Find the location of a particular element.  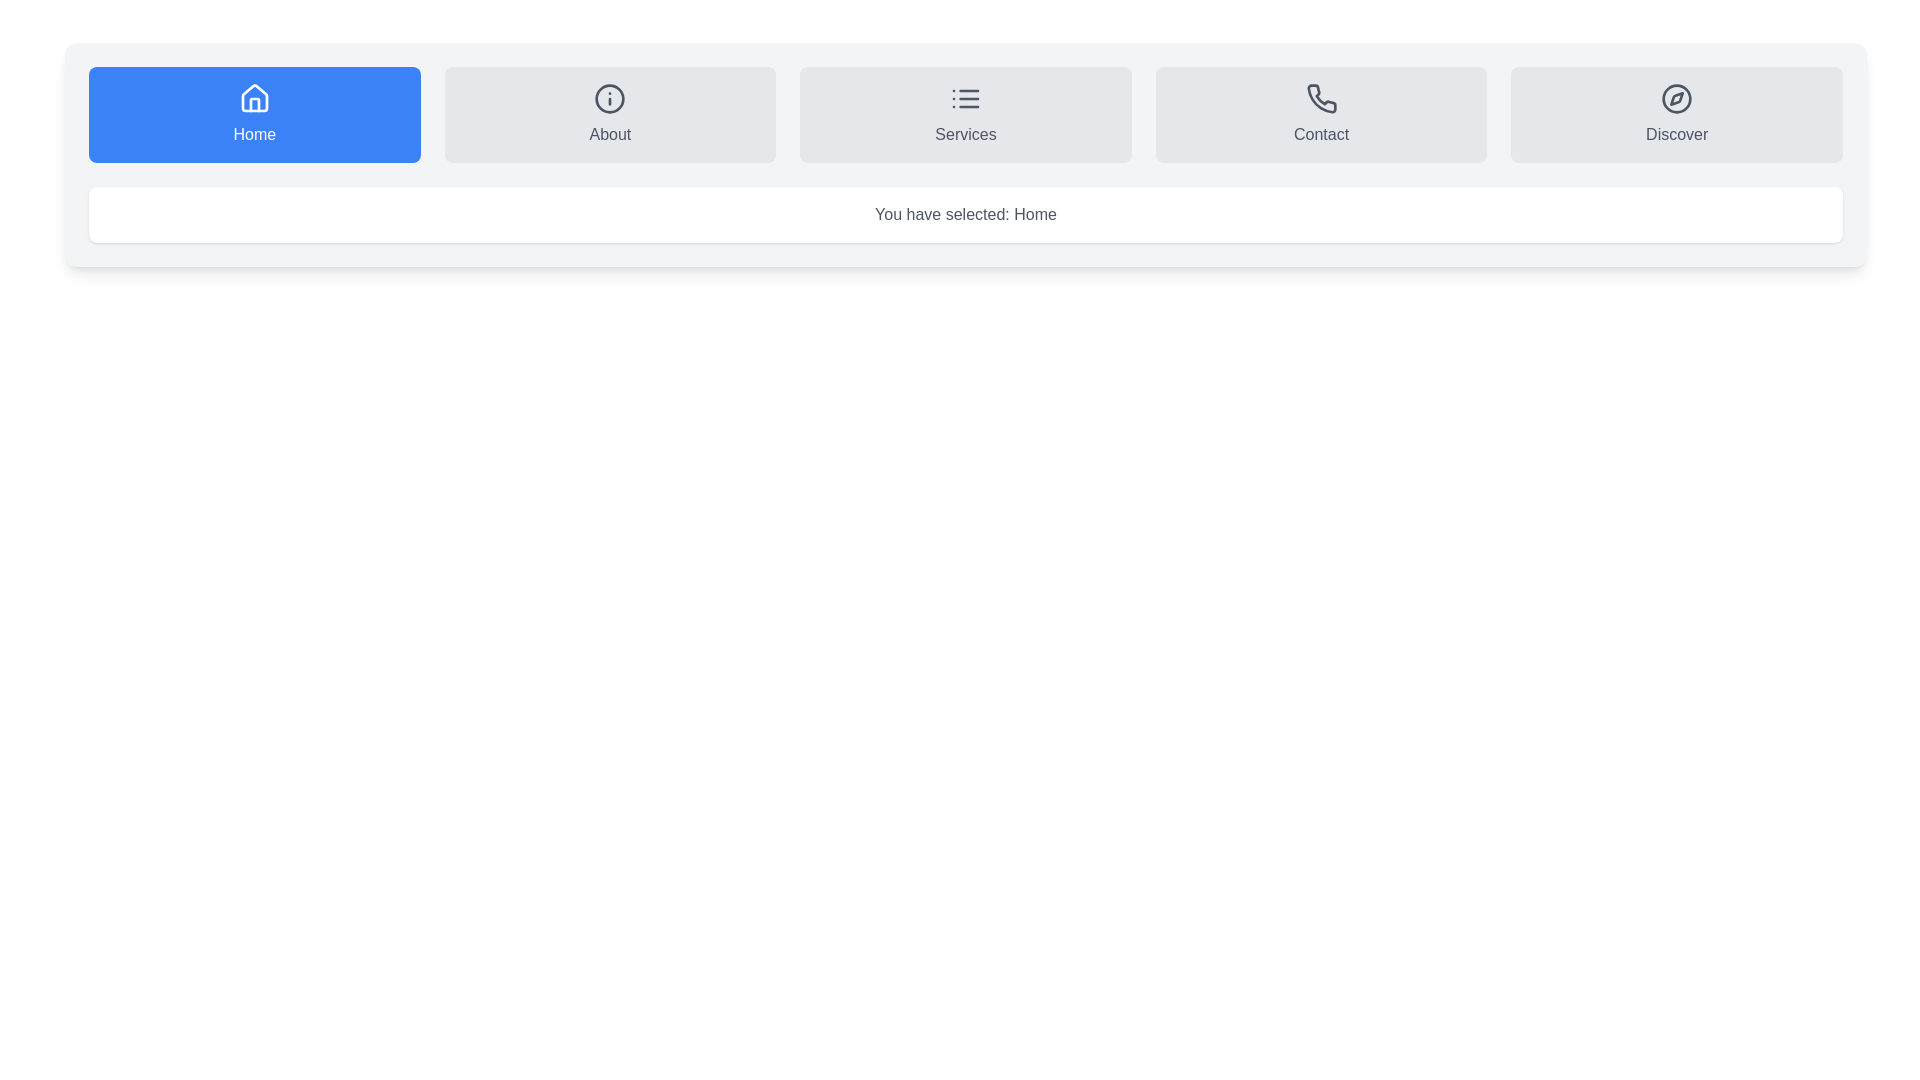

the minimalist line art telephone icon located in the fourth navigation button labeled 'Contact' in the navigation bar is located at coordinates (1321, 98).